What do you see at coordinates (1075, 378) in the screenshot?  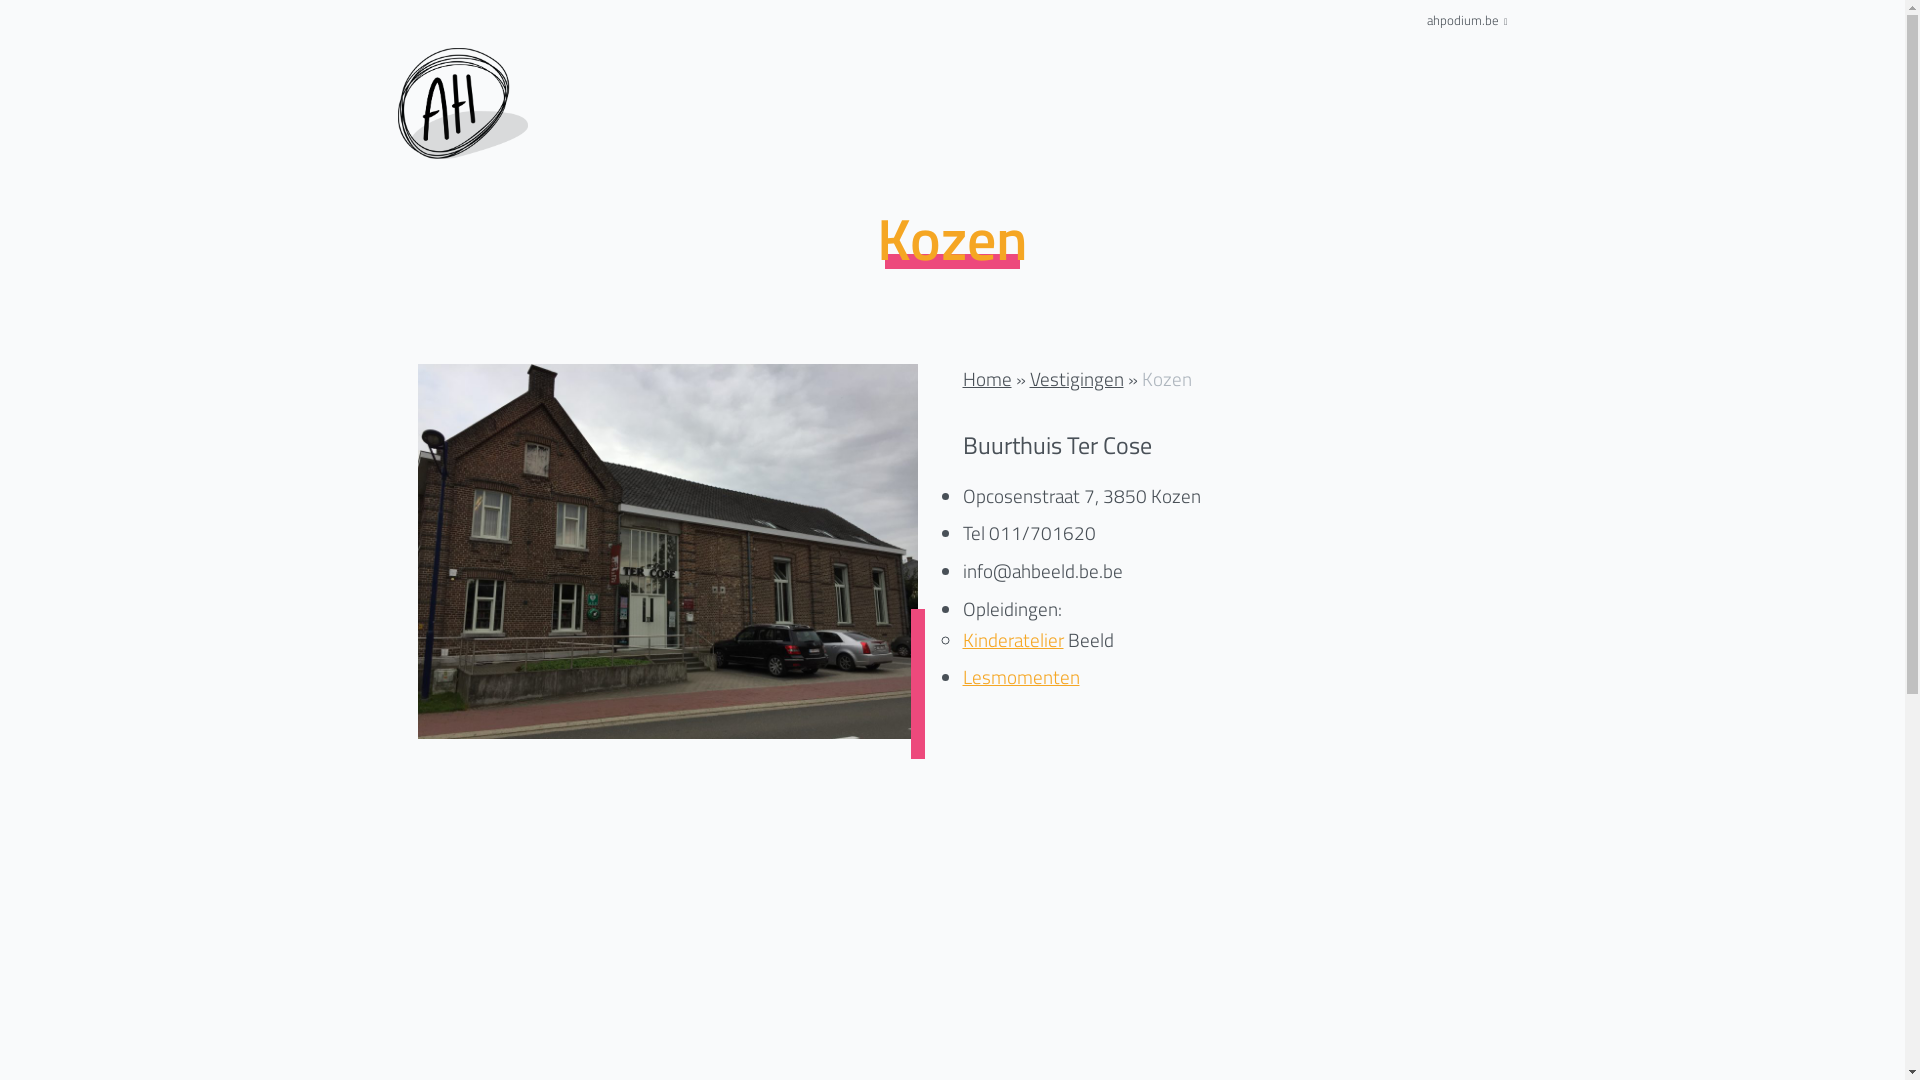 I see `'Vestigingen'` at bounding box center [1075, 378].